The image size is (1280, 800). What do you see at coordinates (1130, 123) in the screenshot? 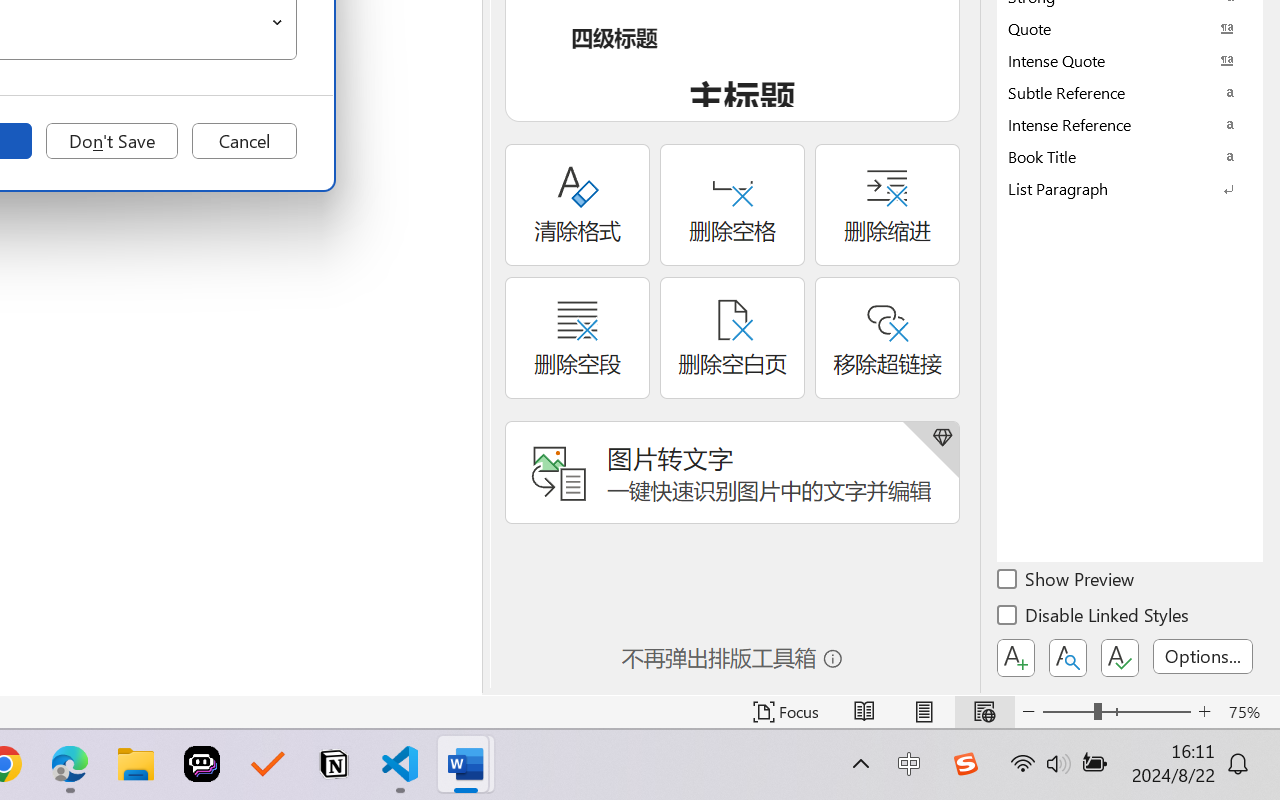
I see `'Intense Reference'` at bounding box center [1130, 123].